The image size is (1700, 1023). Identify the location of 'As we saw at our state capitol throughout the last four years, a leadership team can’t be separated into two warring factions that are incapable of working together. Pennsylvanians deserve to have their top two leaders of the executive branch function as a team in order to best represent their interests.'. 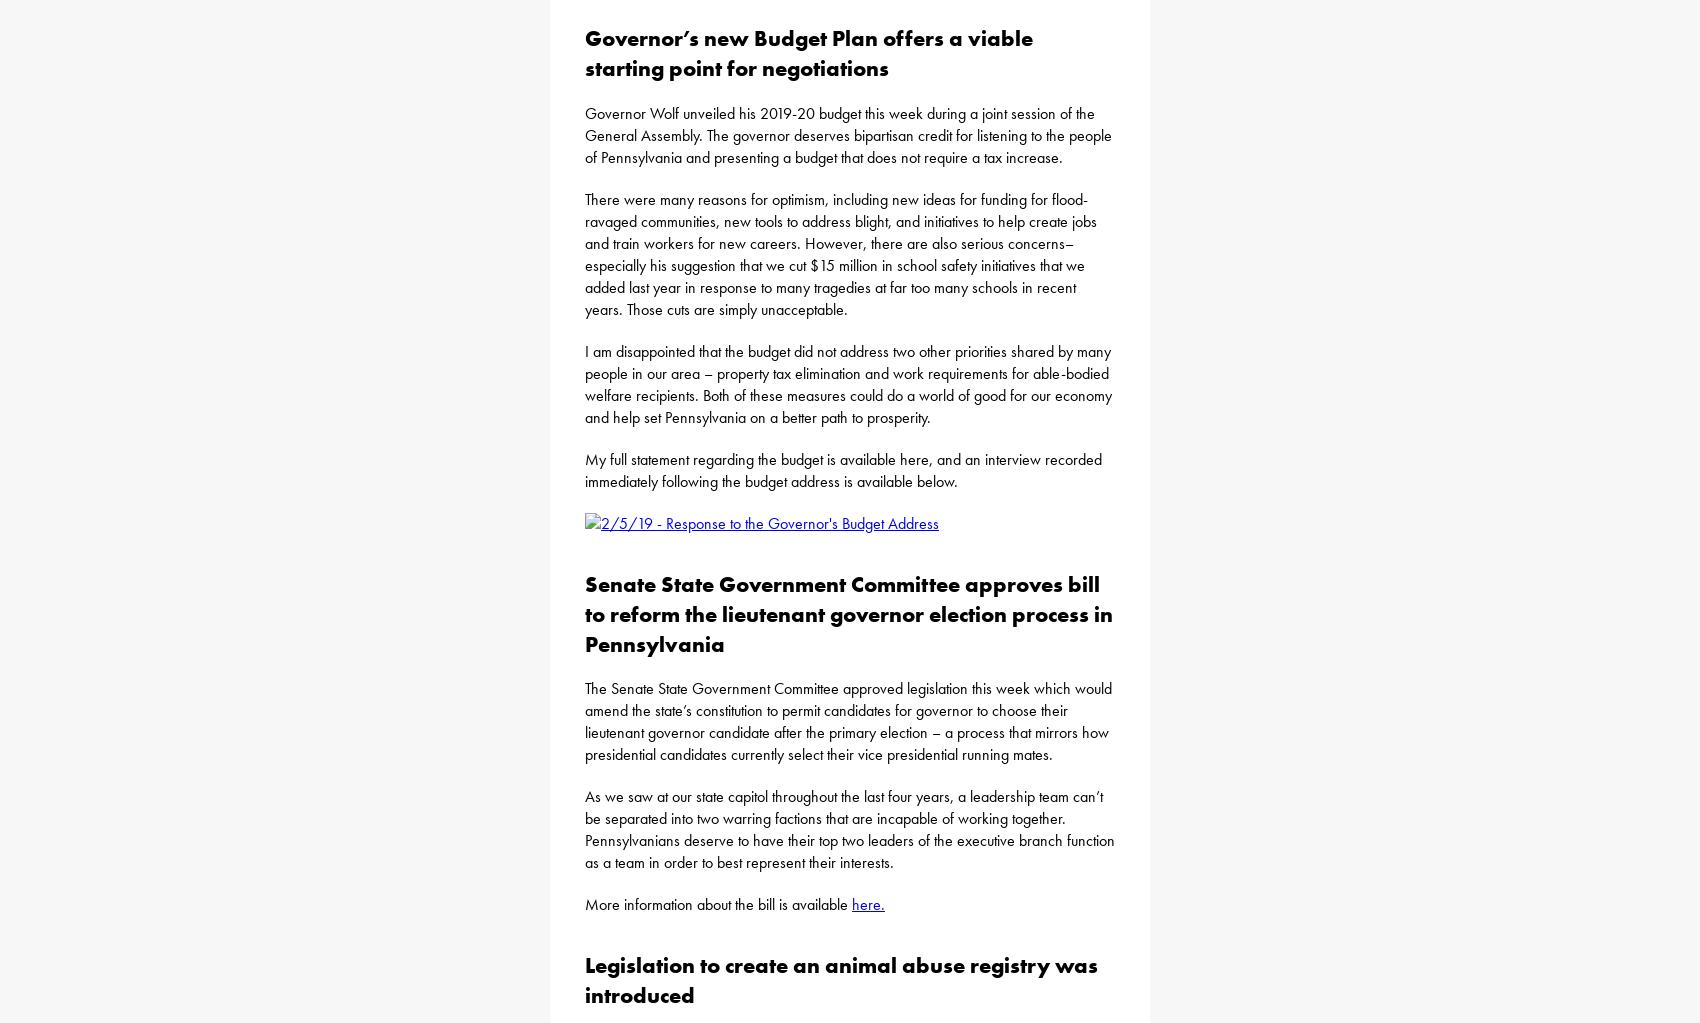
(850, 827).